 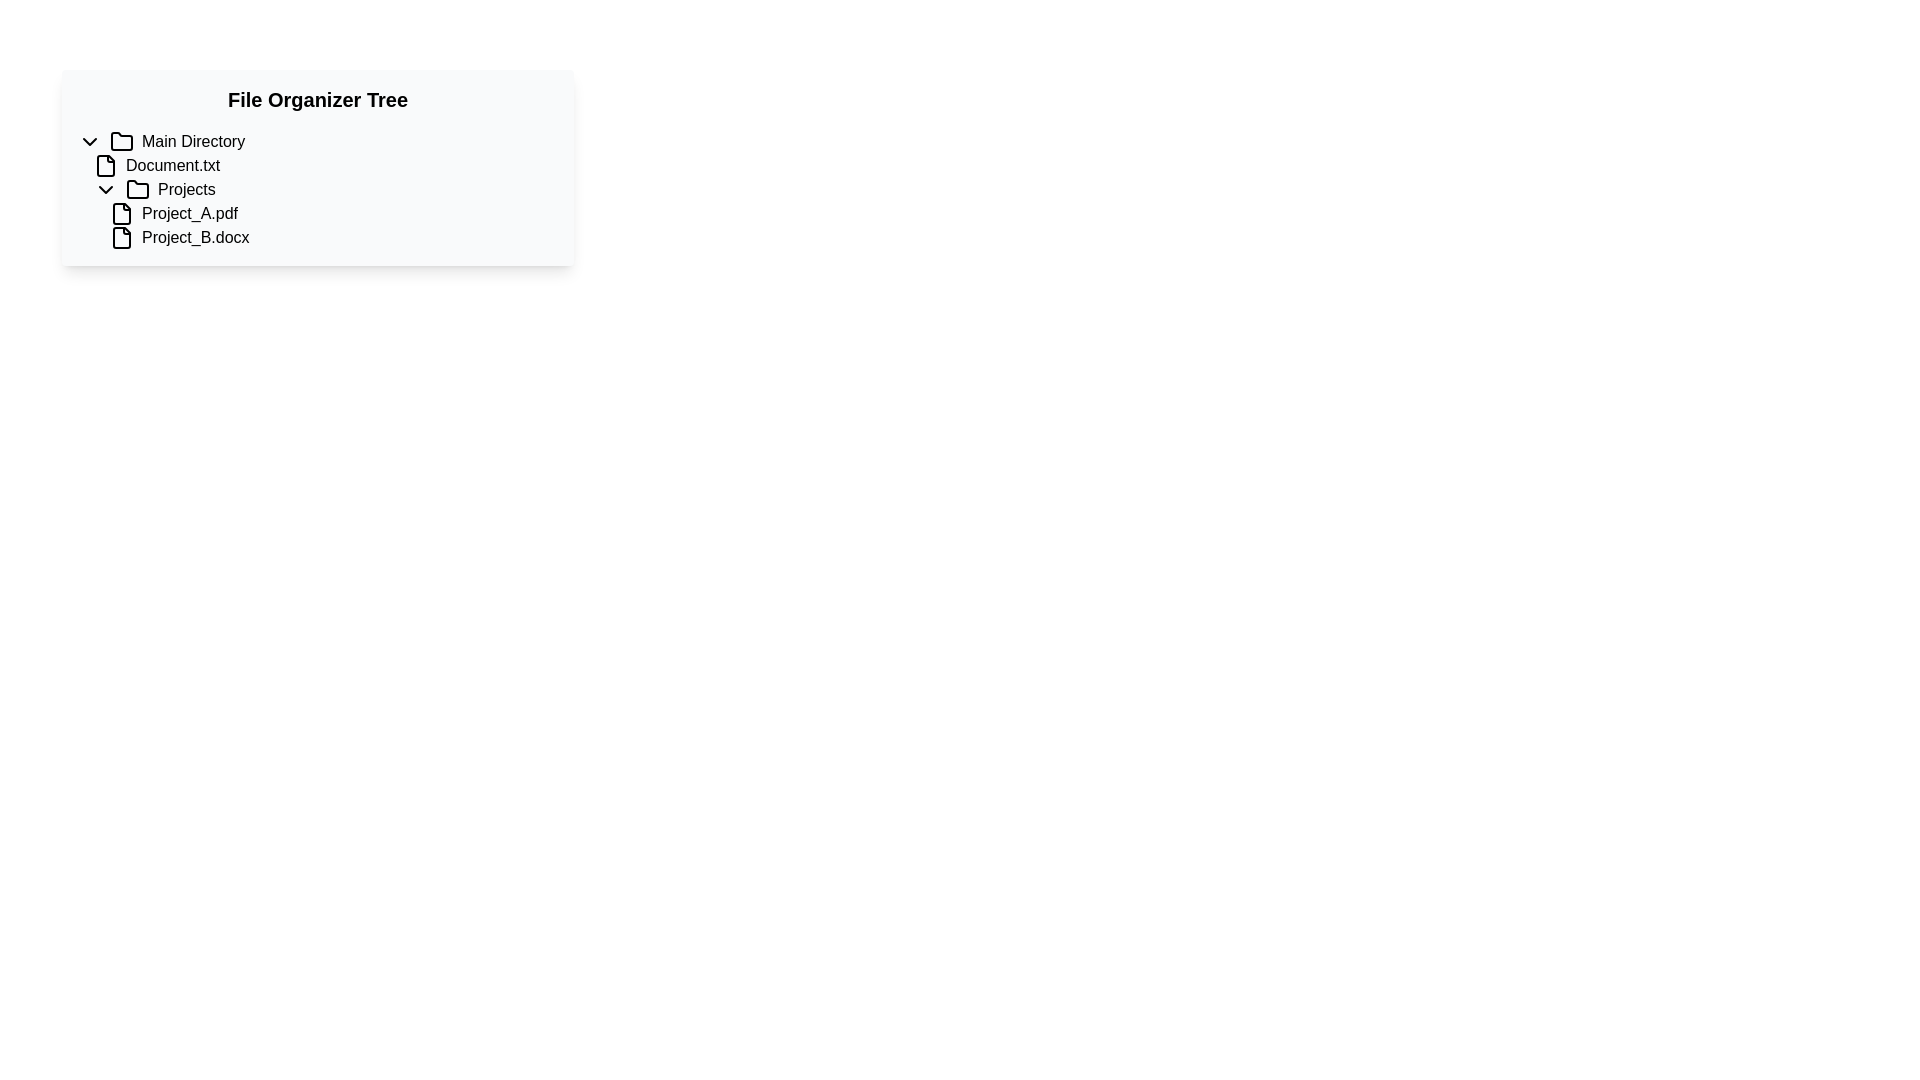 What do you see at coordinates (334, 225) in the screenshot?
I see `the file list item 'Project_B.docx', the last entry under the 'Projects' heading` at bounding box center [334, 225].